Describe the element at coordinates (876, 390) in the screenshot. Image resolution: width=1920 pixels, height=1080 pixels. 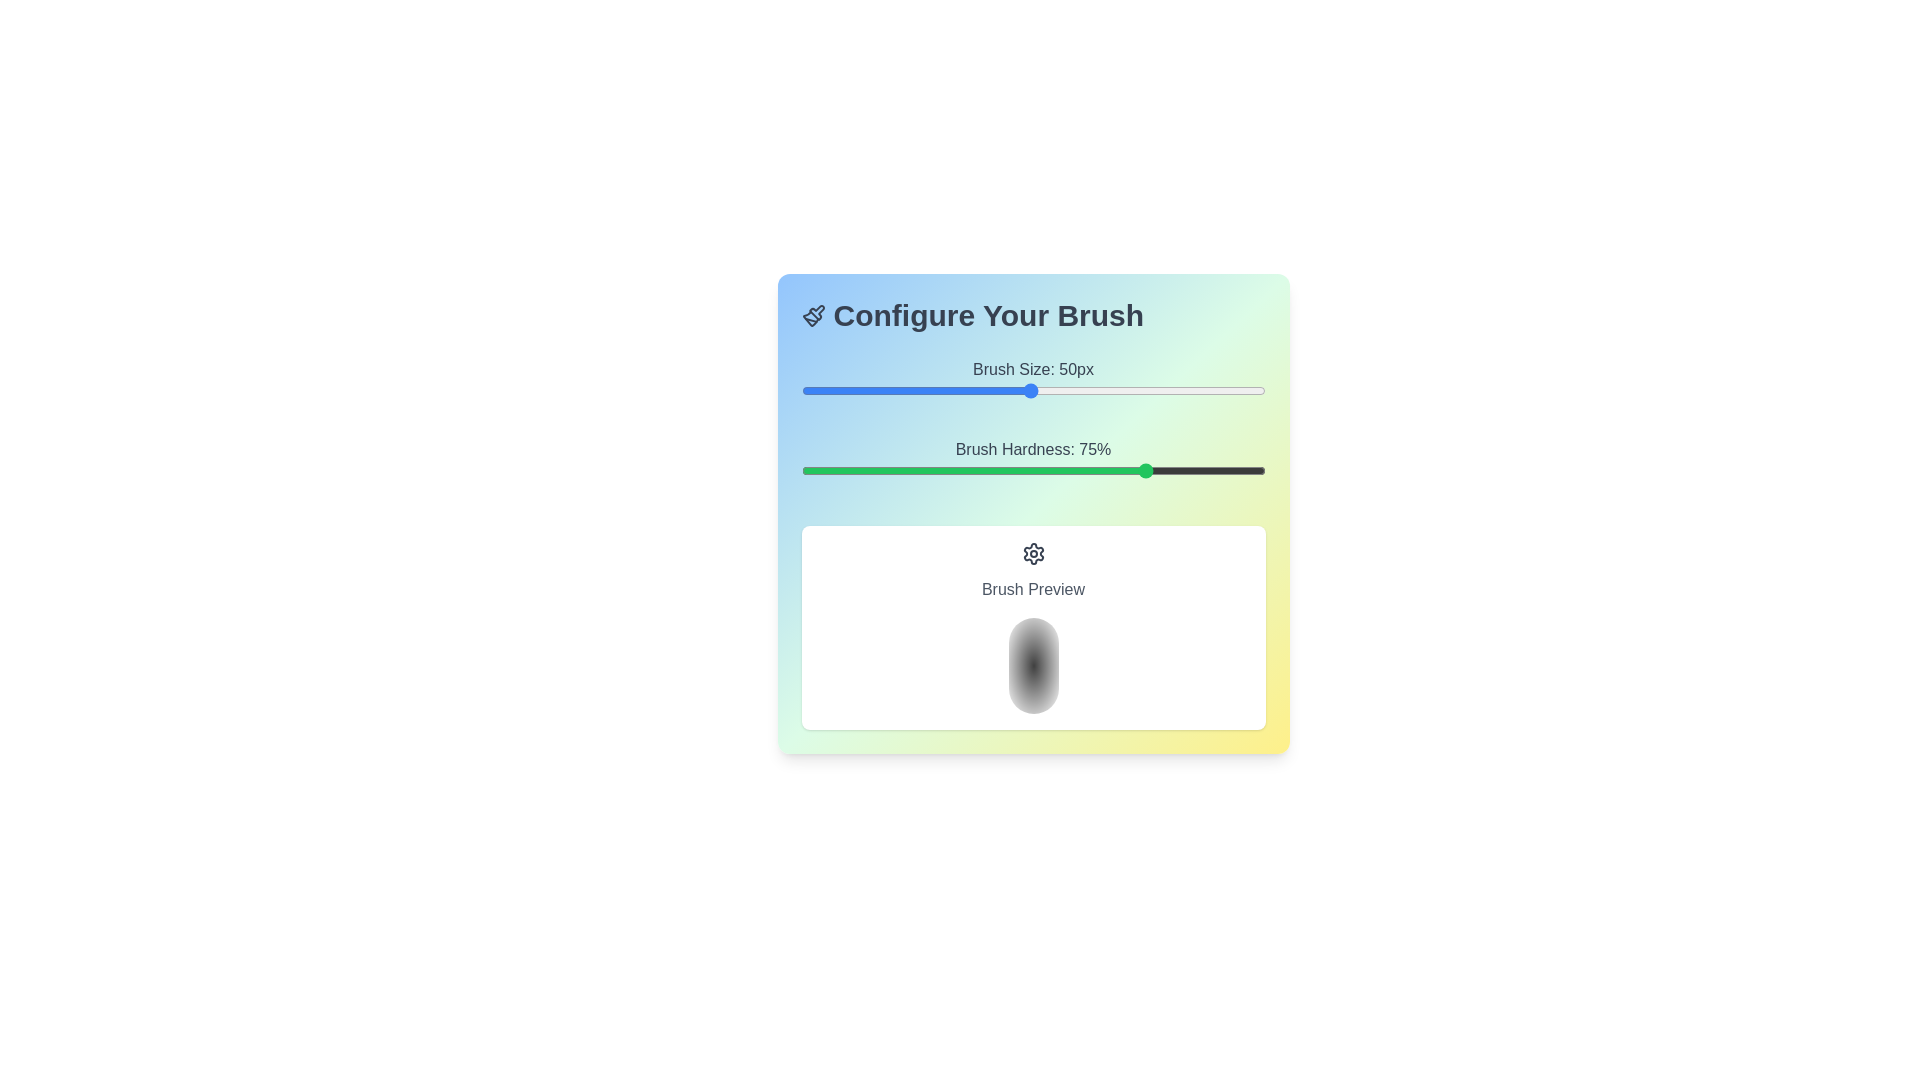
I see `the brush size to 17 by interacting with the slider` at that location.